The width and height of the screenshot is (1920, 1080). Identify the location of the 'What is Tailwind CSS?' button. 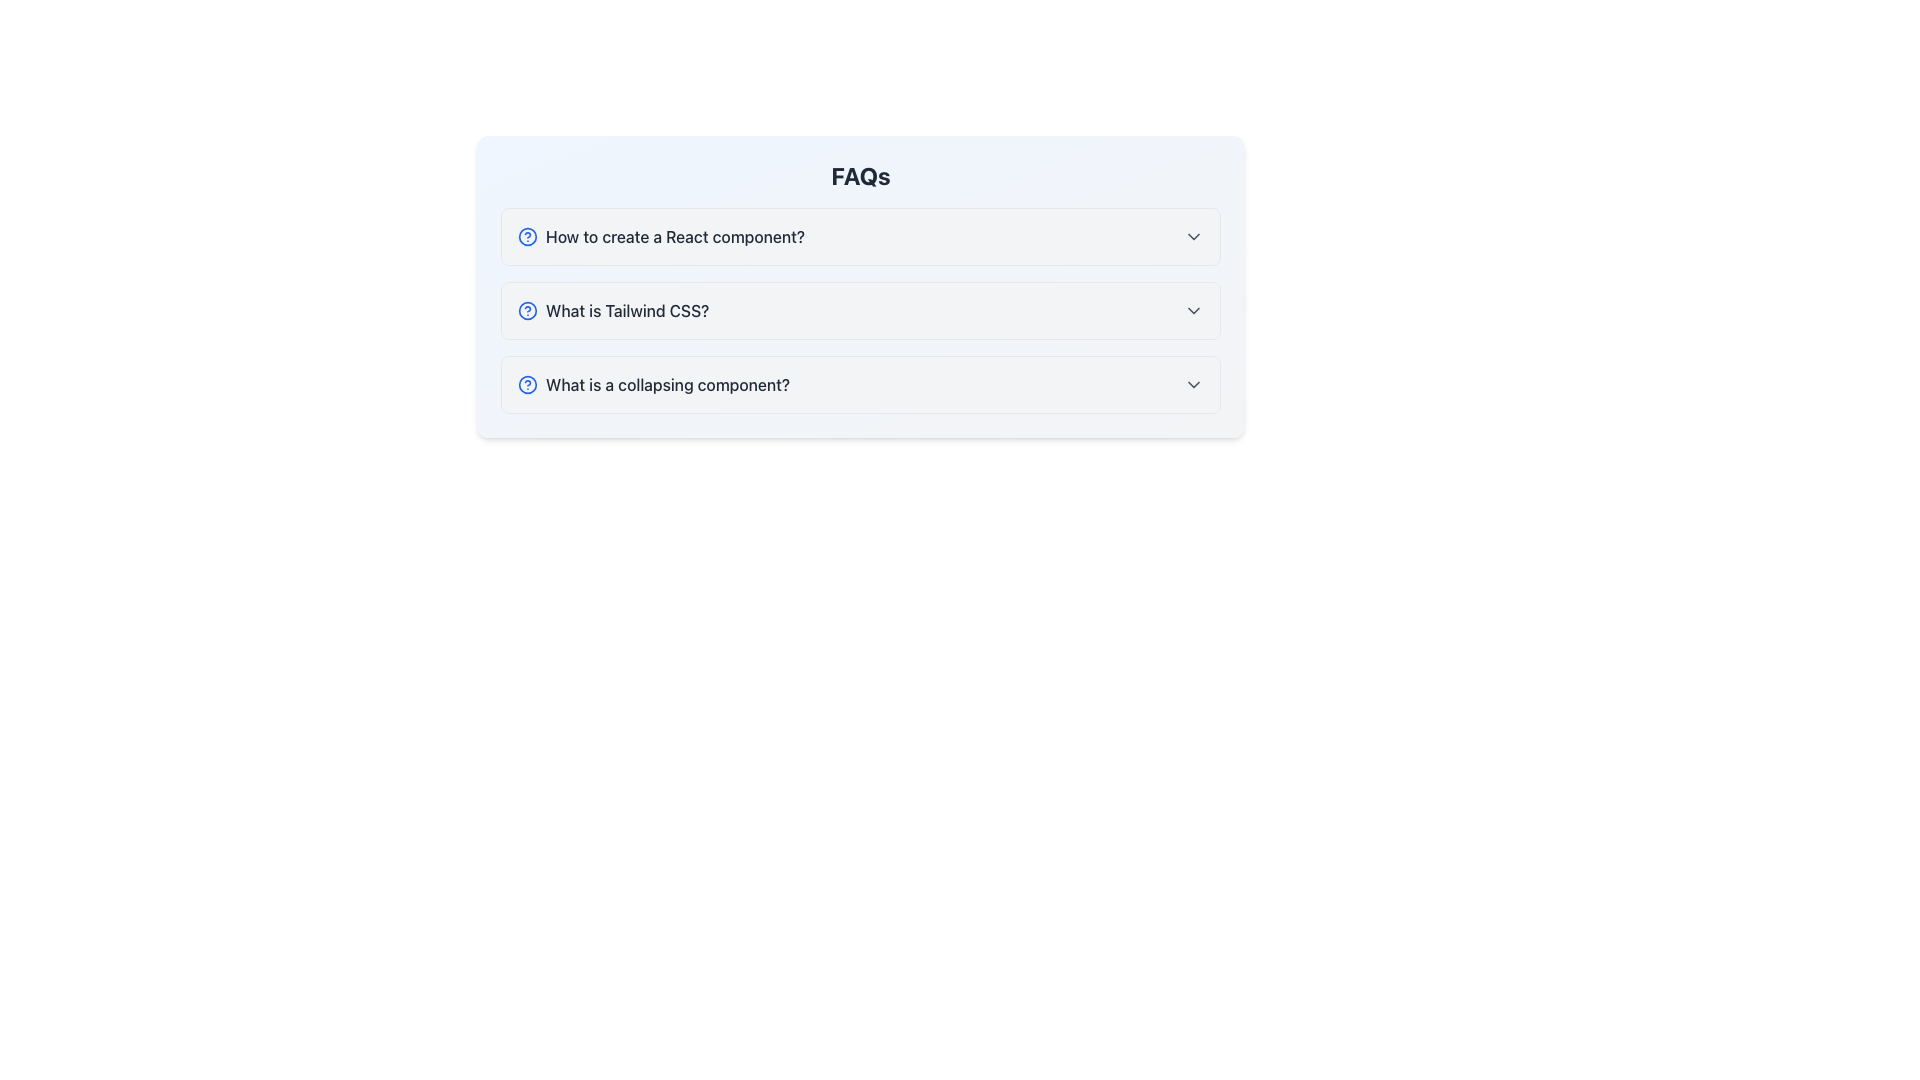
(860, 311).